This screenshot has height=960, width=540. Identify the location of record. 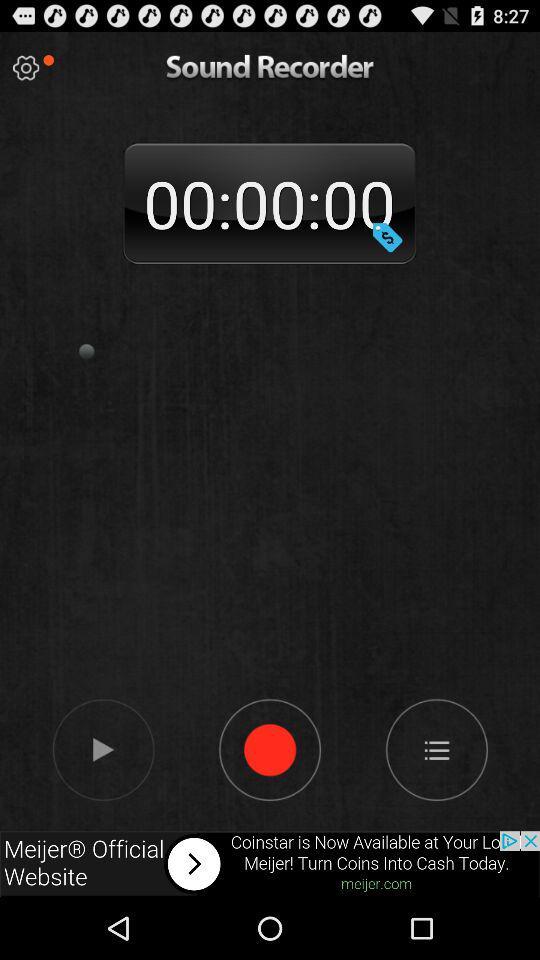
(269, 748).